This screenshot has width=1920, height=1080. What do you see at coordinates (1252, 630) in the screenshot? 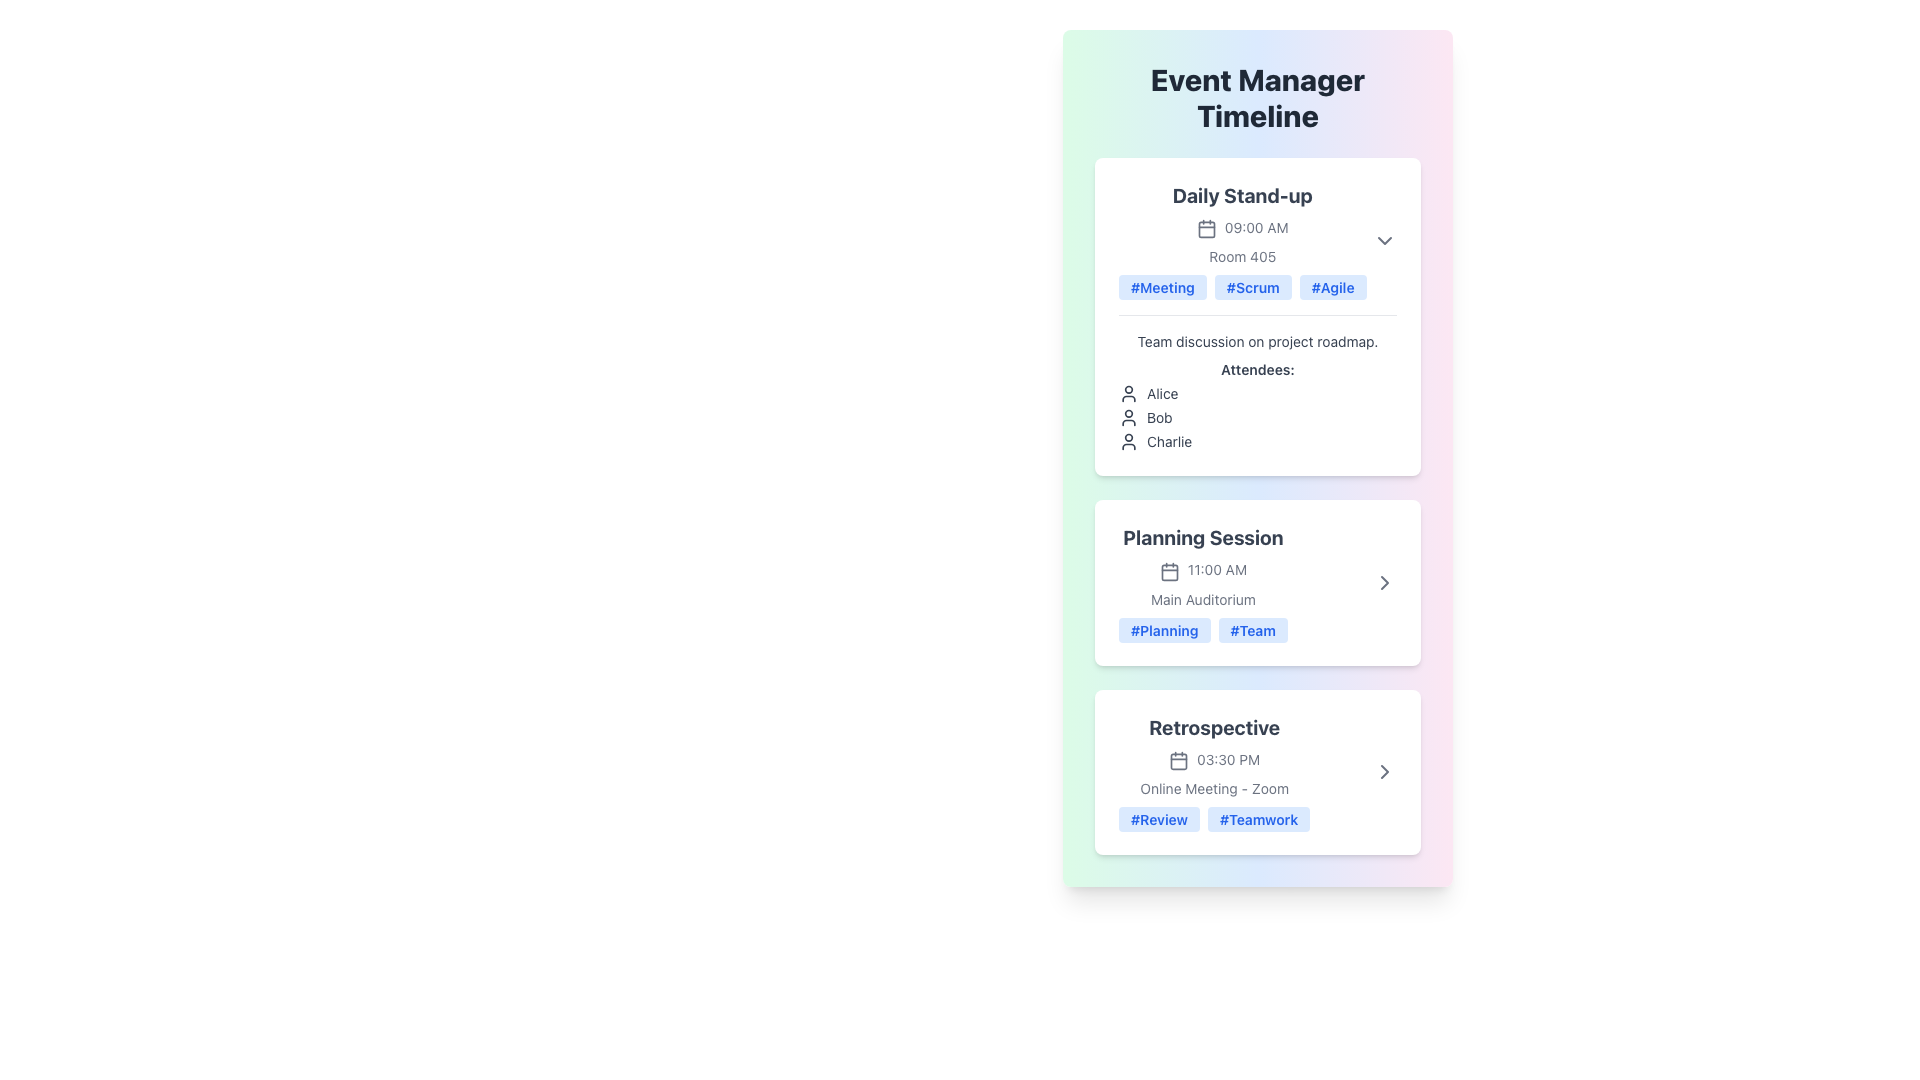
I see `the second tag in the horizontal group of tags at the bottom of the 'Planning Session' card` at bounding box center [1252, 630].